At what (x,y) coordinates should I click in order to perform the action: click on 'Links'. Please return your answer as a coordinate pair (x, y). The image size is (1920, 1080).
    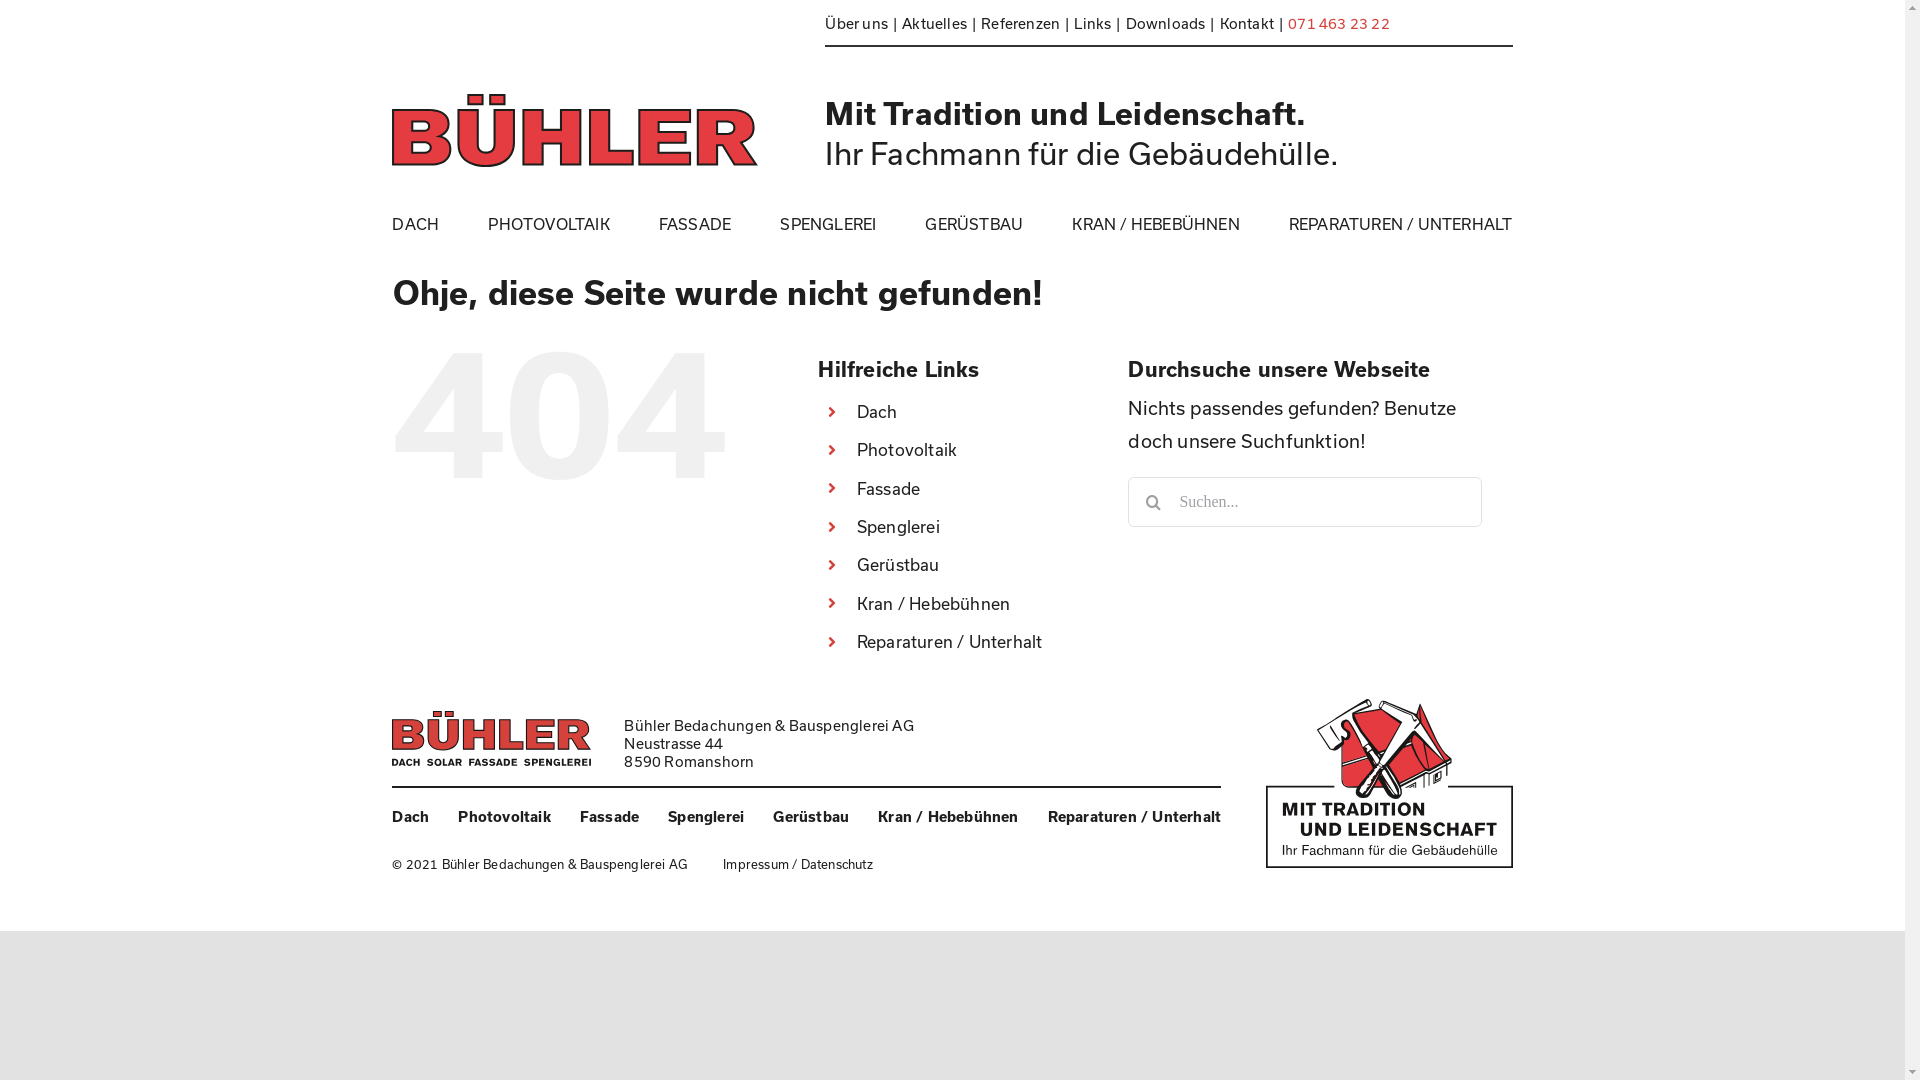
    Looking at the image, I should click on (1098, 22).